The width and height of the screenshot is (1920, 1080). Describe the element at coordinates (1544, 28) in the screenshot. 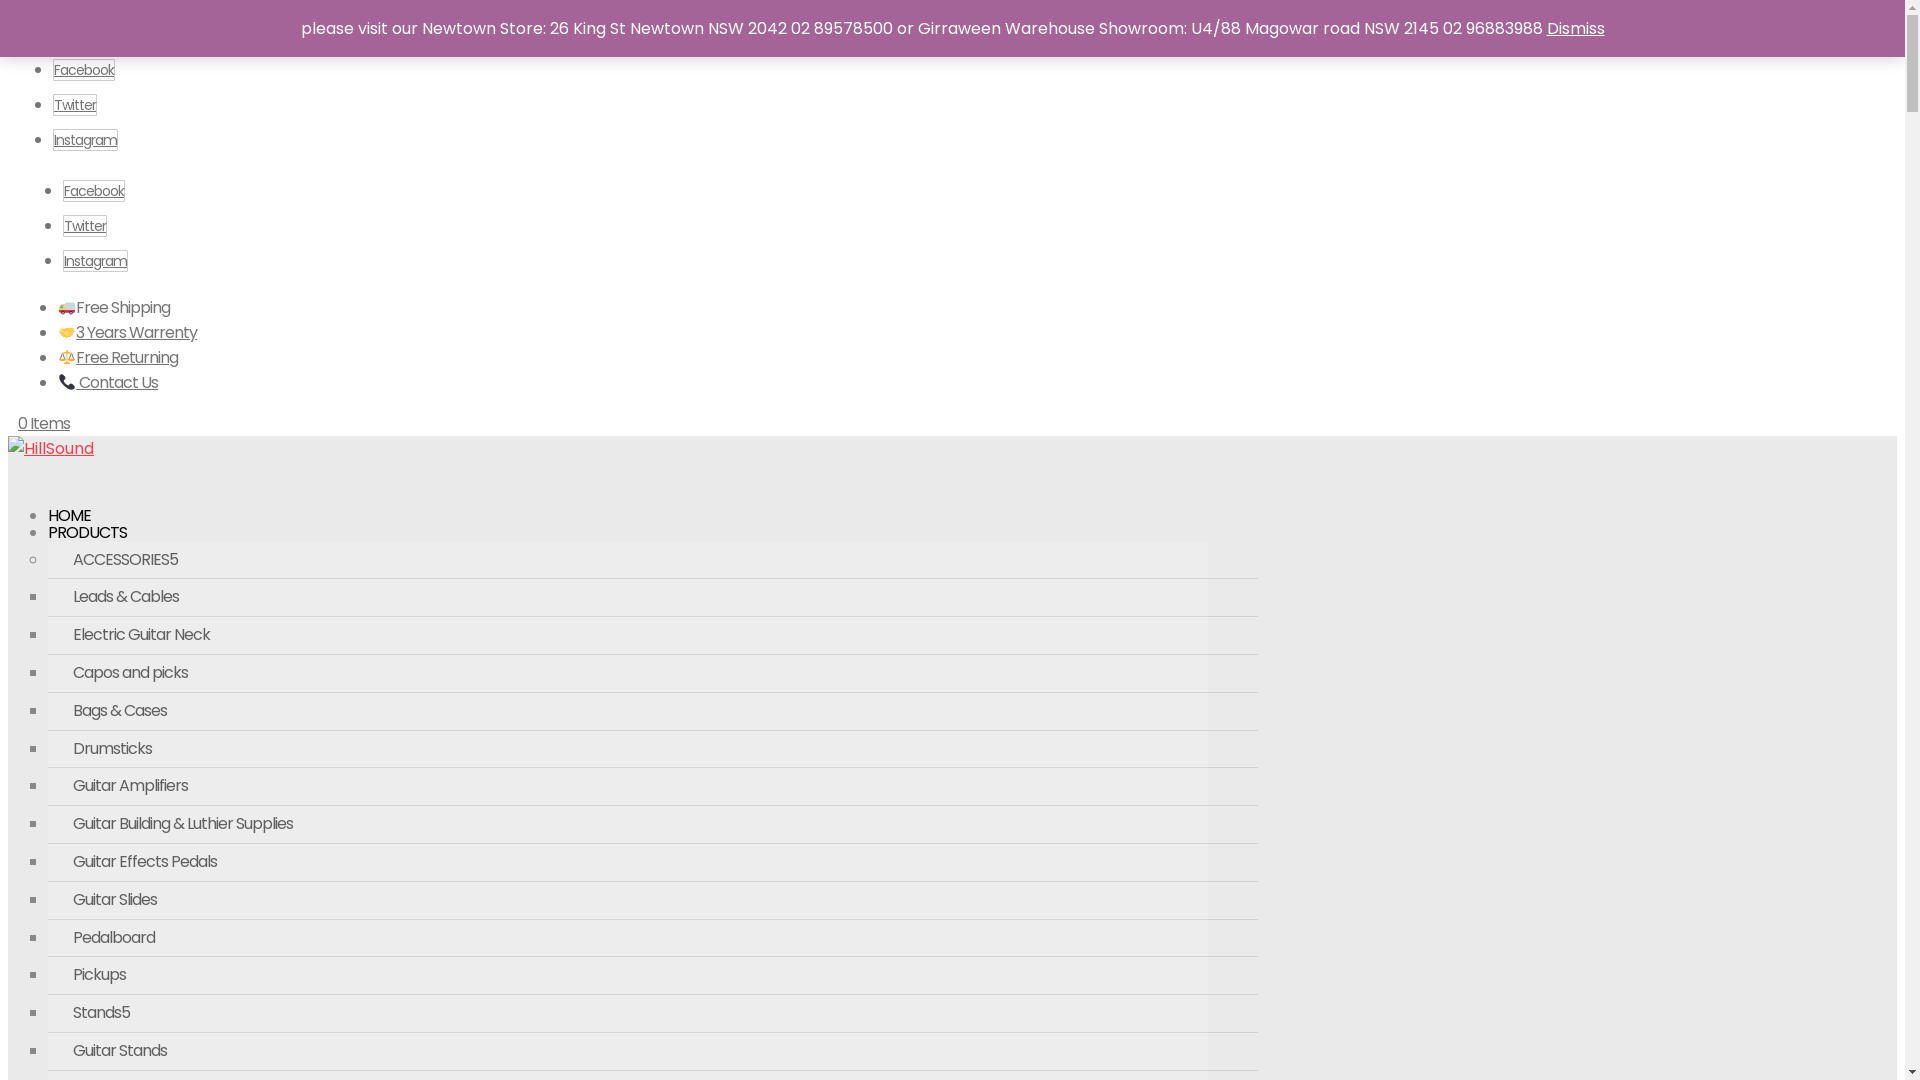

I see `'Dismiss'` at that location.